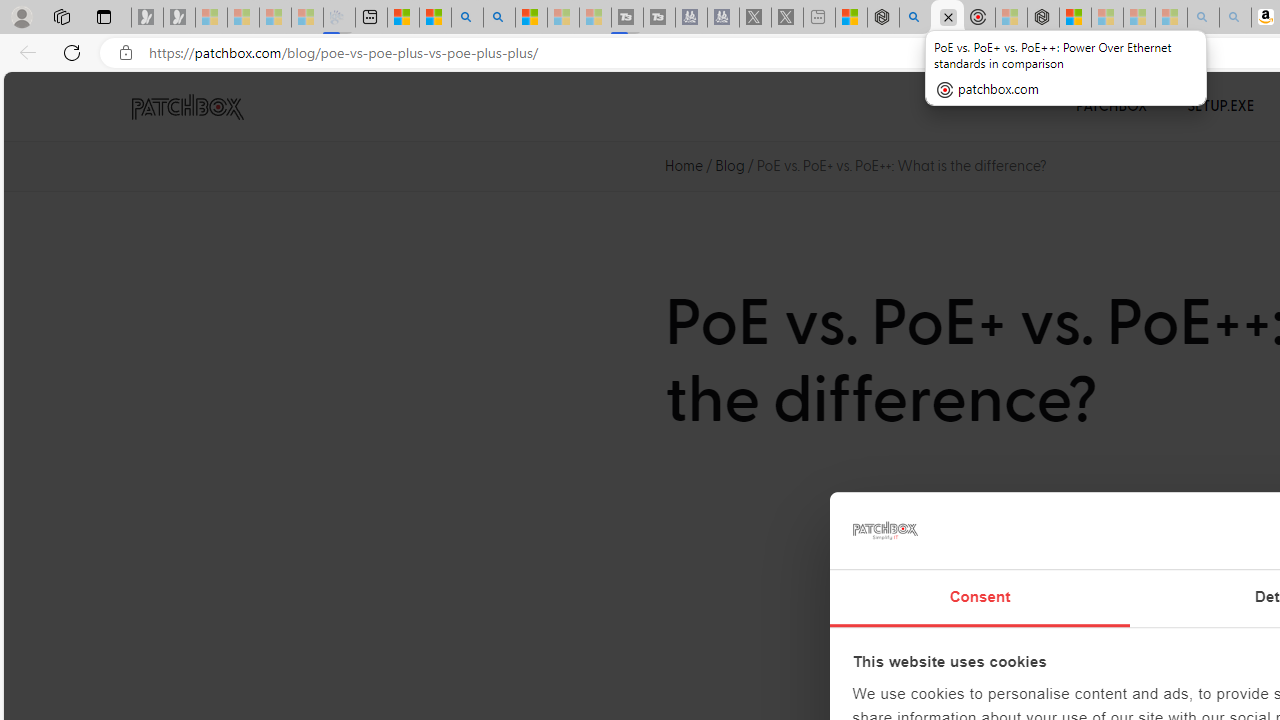  What do you see at coordinates (729, 164) in the screenshot?
I see `'Blog'` at bounding box center [729, 164].